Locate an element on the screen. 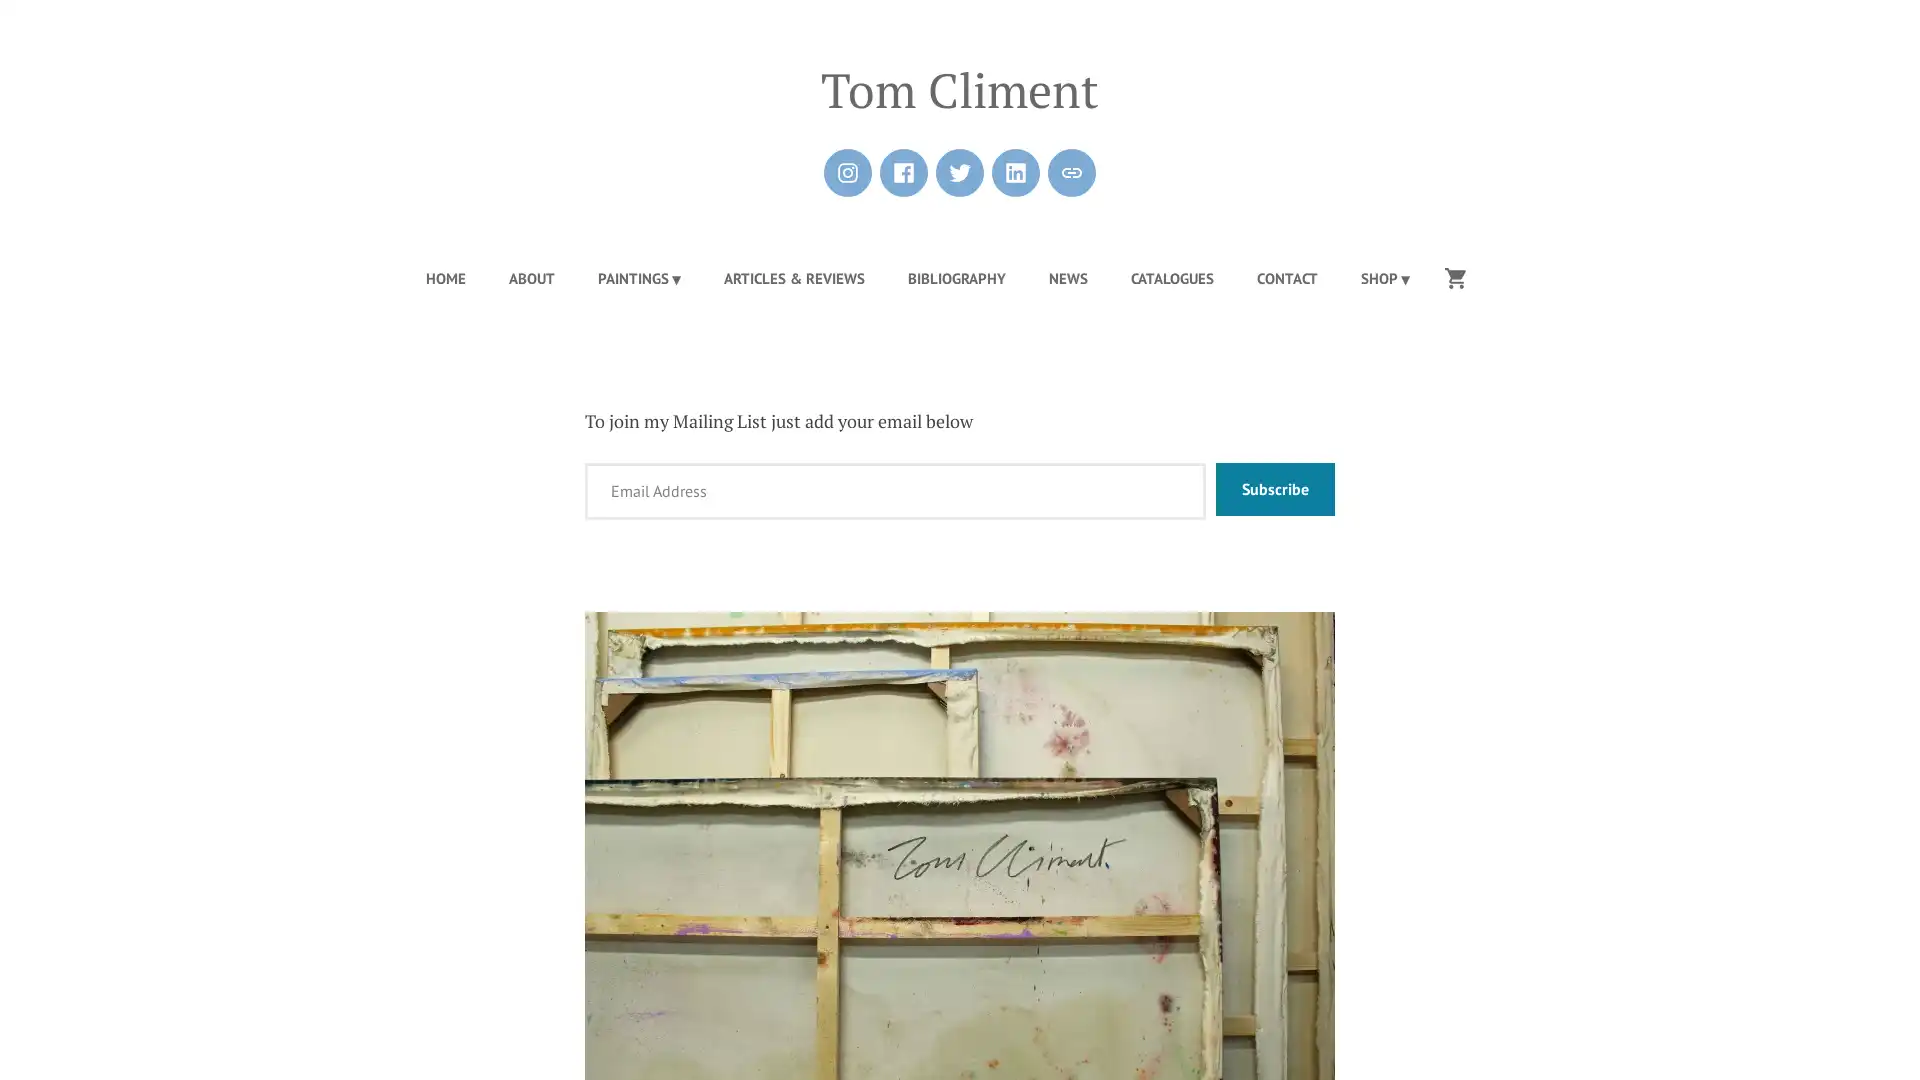  Subscribe is located at coordinates (1274, 489).